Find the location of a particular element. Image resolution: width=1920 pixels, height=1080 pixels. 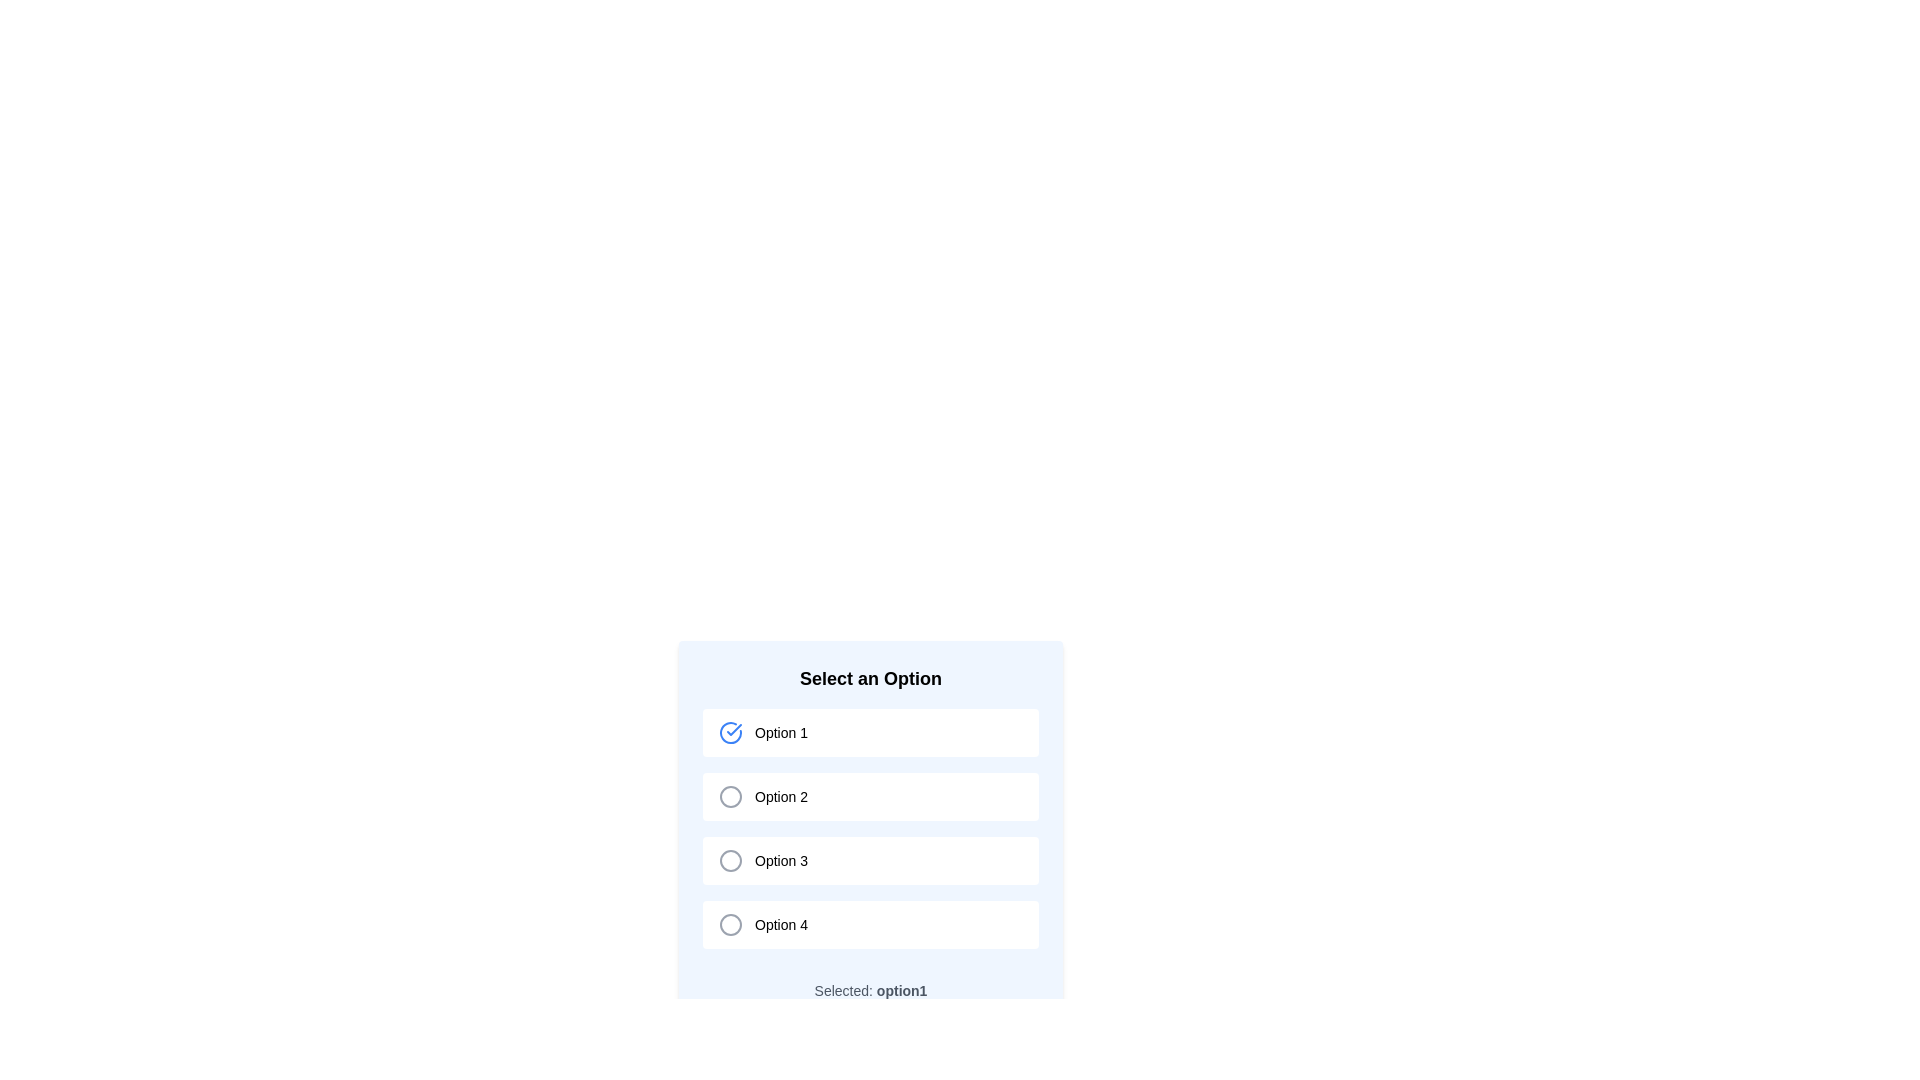

the third selectable option in the radio list labeled 'Option 3' under the title 'Select an Option' is located at coordinates (870, 833).